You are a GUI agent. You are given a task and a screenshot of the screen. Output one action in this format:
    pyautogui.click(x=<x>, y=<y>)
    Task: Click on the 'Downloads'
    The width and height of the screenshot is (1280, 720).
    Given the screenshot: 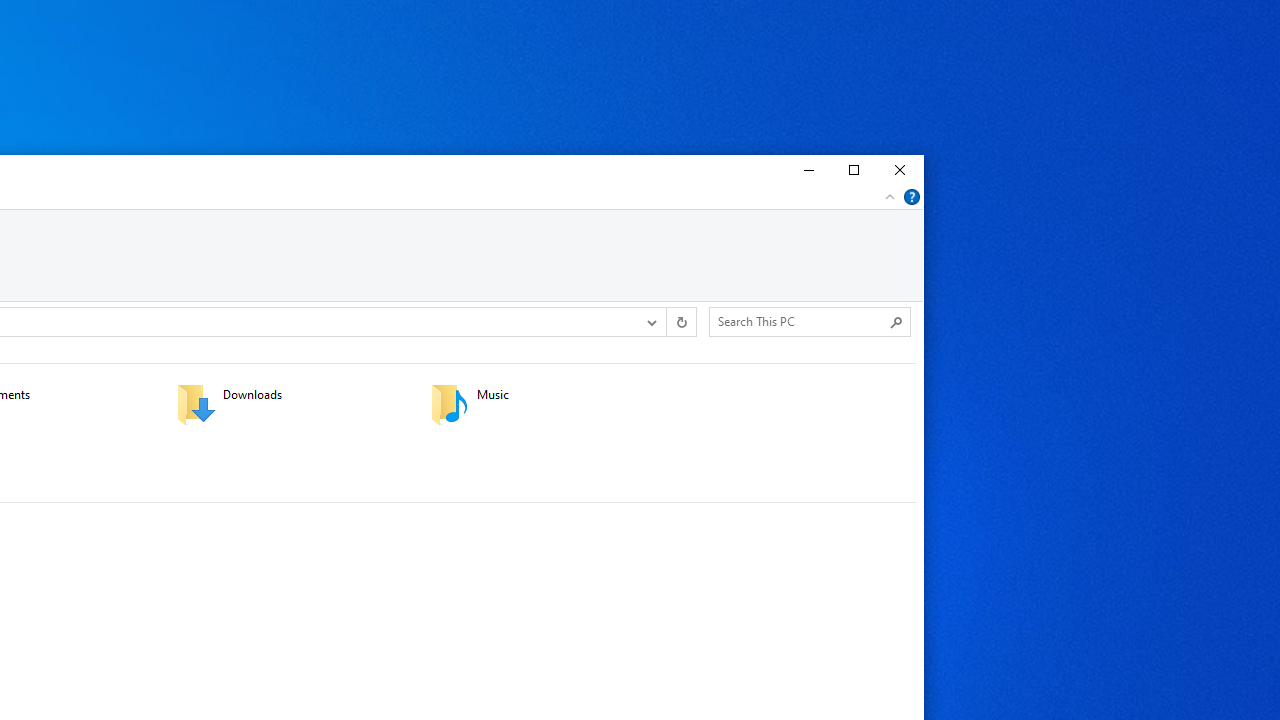 What is the action you would take?
    pyautogui.click(x=290, y=403)
    